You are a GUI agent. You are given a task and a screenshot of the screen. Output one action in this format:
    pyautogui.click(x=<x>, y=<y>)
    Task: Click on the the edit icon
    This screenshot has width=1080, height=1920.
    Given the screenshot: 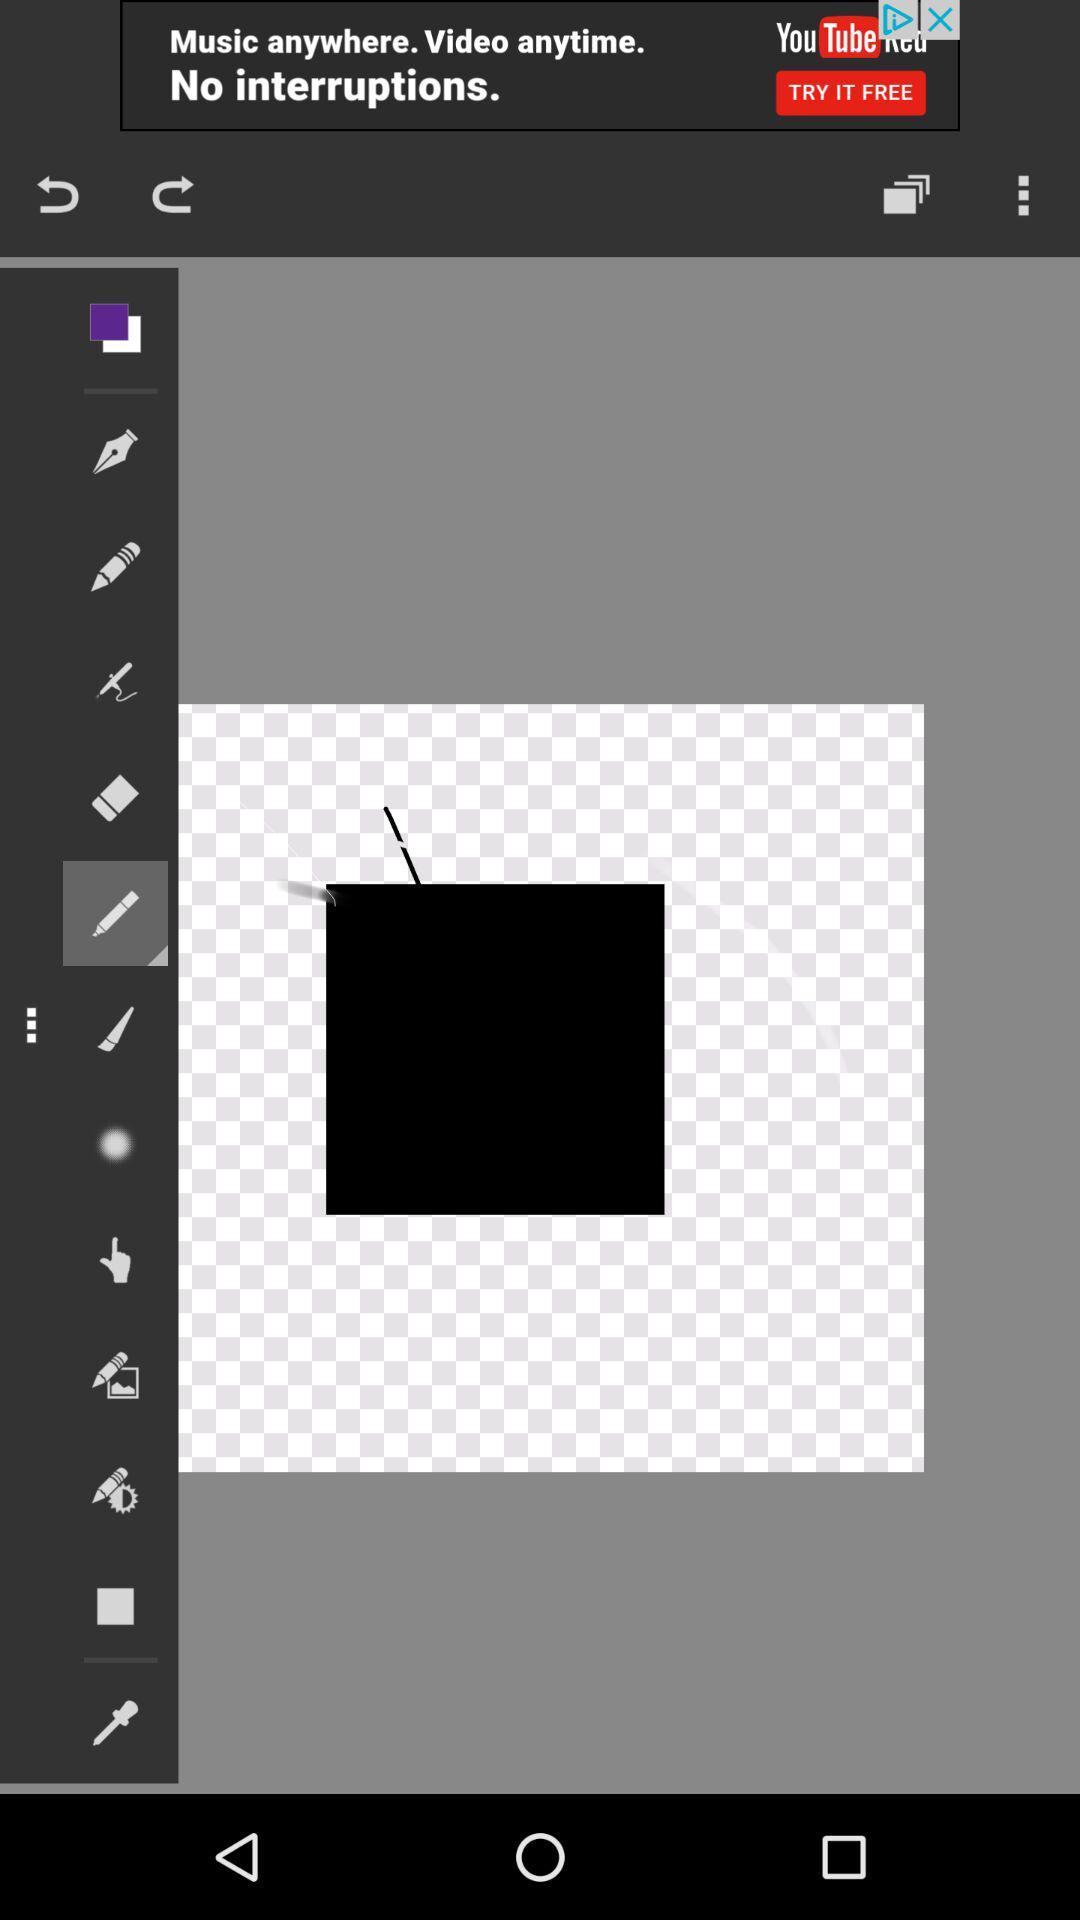 What is the action you would take?
    pyautogui.click(x=115, y=912)
    